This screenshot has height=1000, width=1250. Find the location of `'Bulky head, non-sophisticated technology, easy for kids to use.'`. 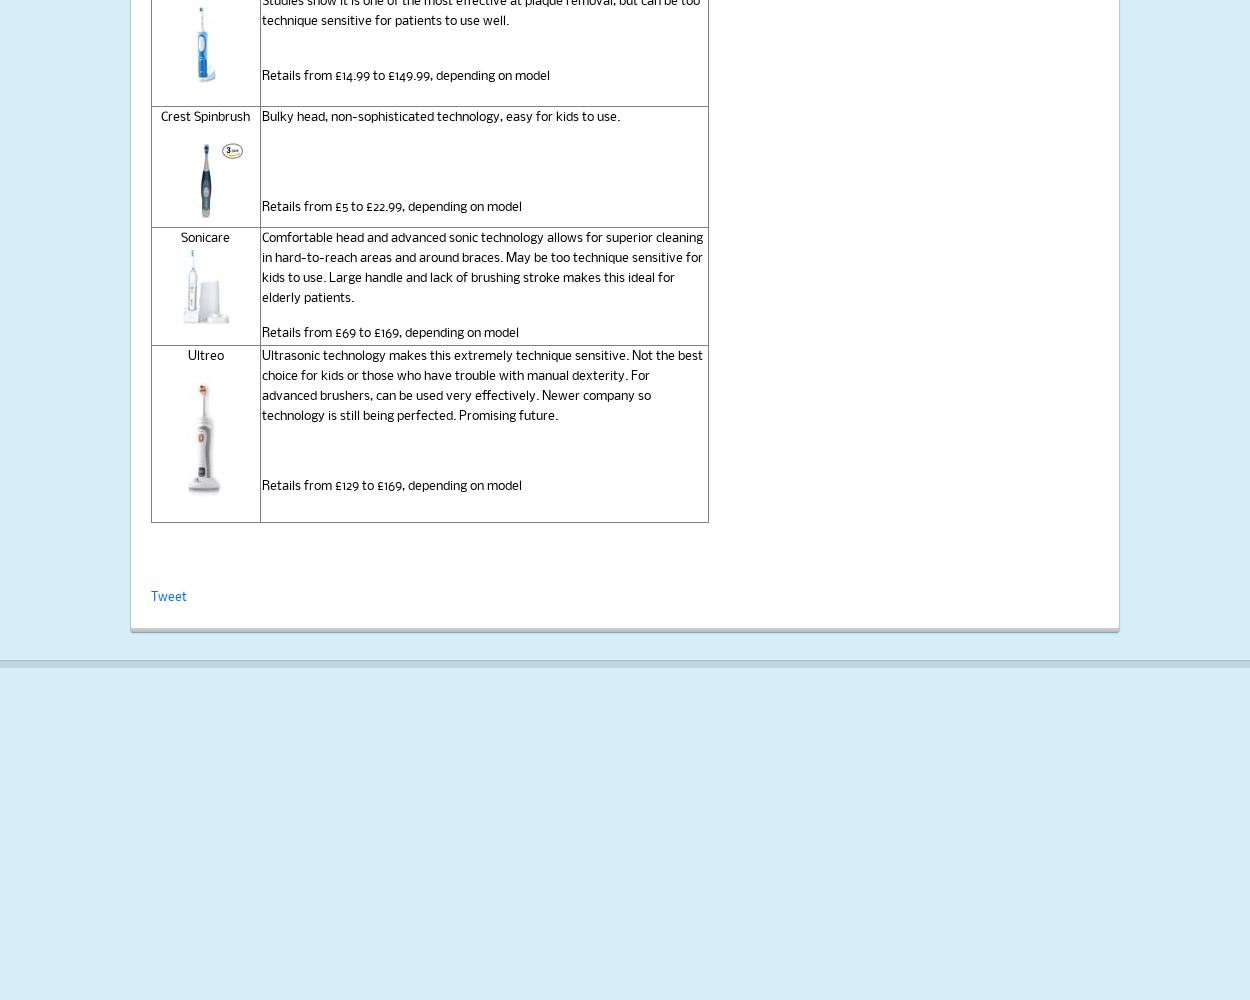

'Bulky head, non-sophisticated technology, easy for kids to use.' is located at coordinates (439, 116).